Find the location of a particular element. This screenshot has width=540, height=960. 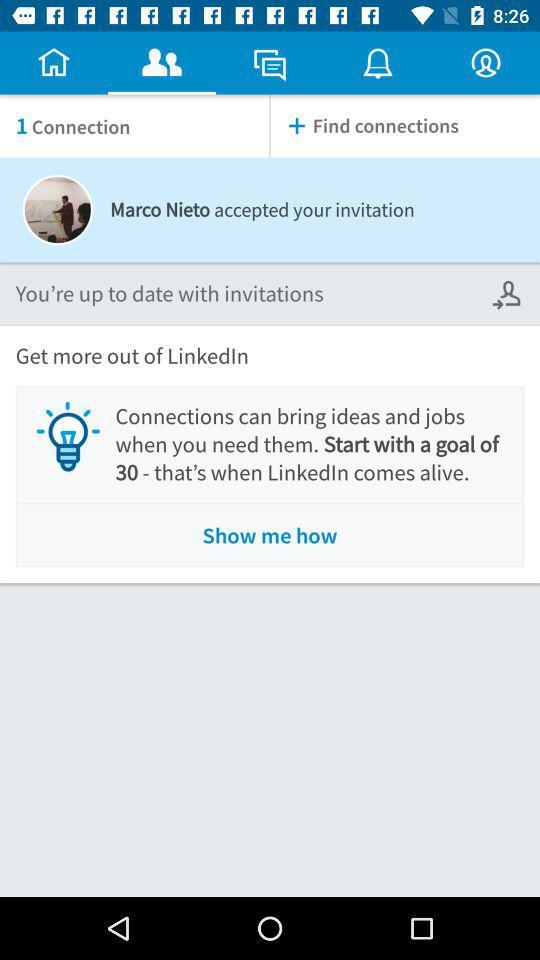

find connections item is located at coordinates (405, 125).